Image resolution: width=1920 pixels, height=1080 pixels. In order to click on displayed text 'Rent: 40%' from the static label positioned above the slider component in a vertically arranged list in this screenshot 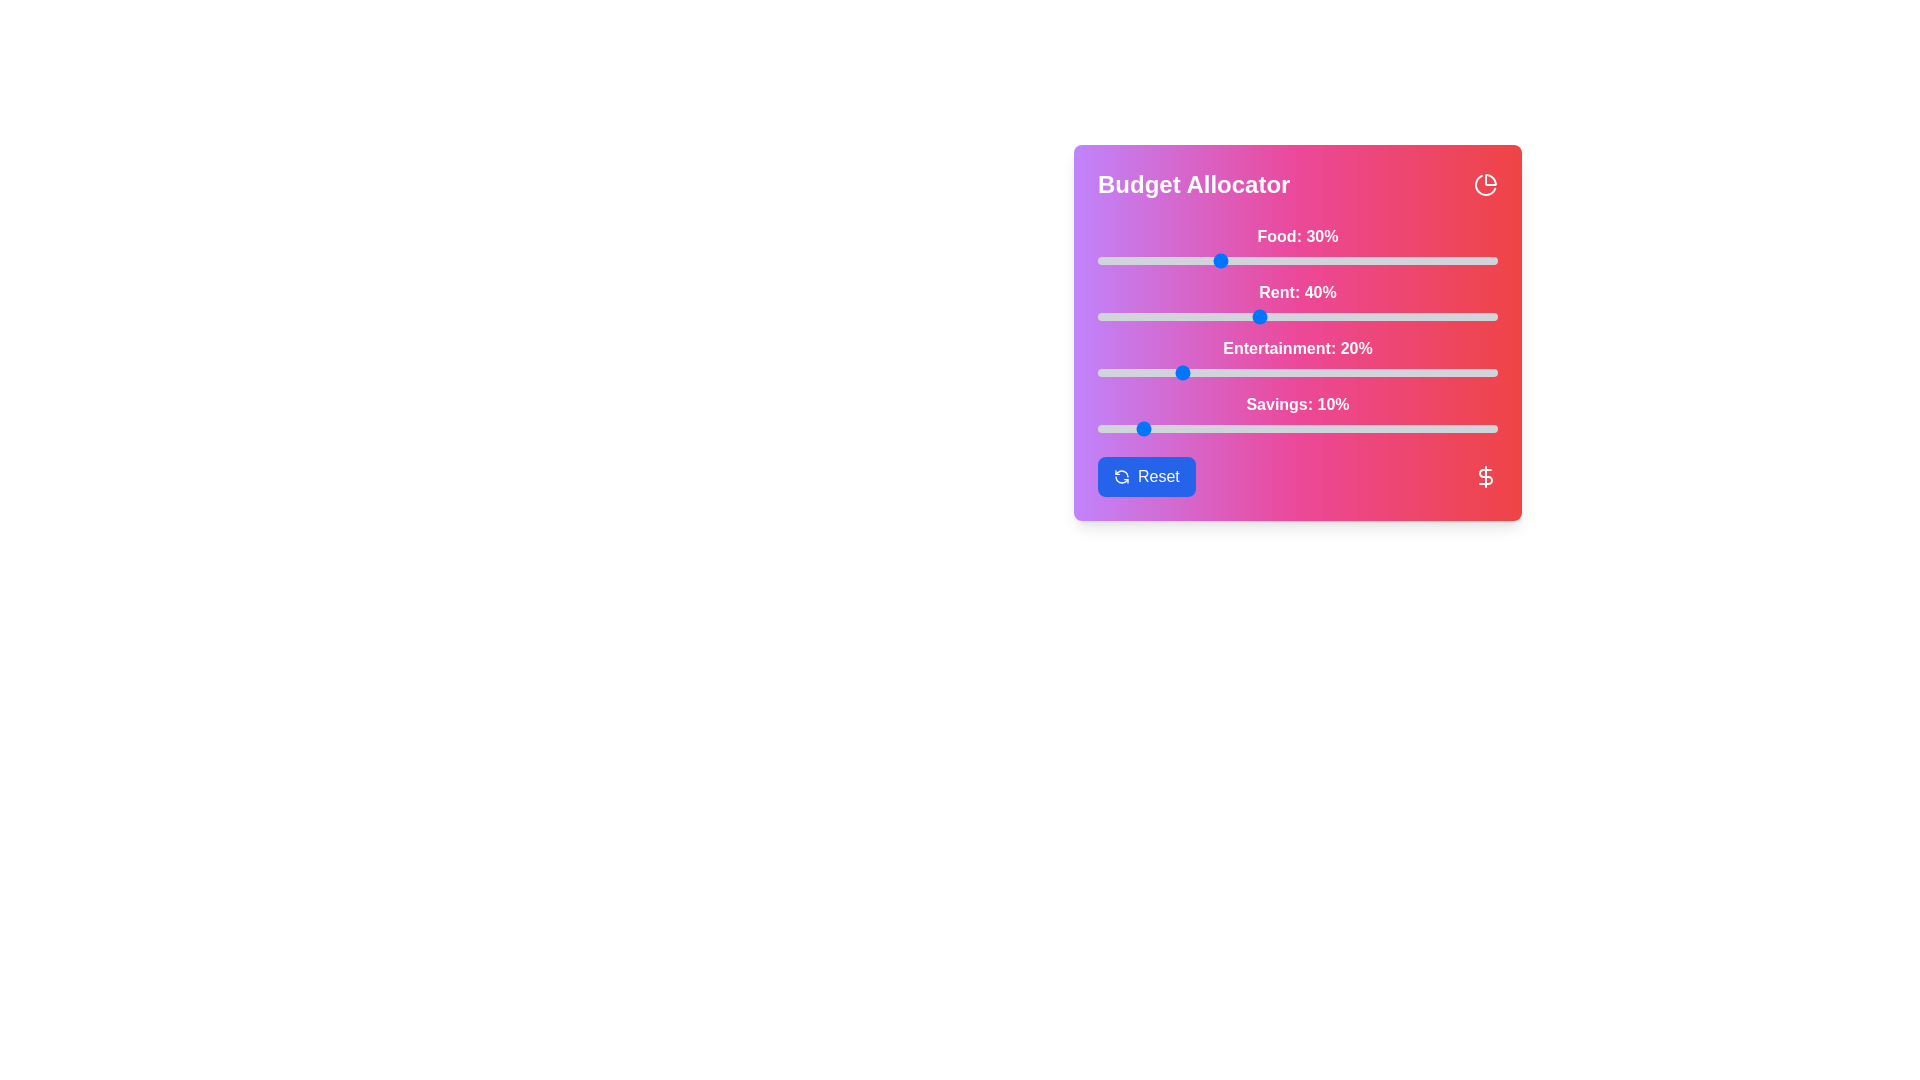, I will do `click(1297, 293)`.